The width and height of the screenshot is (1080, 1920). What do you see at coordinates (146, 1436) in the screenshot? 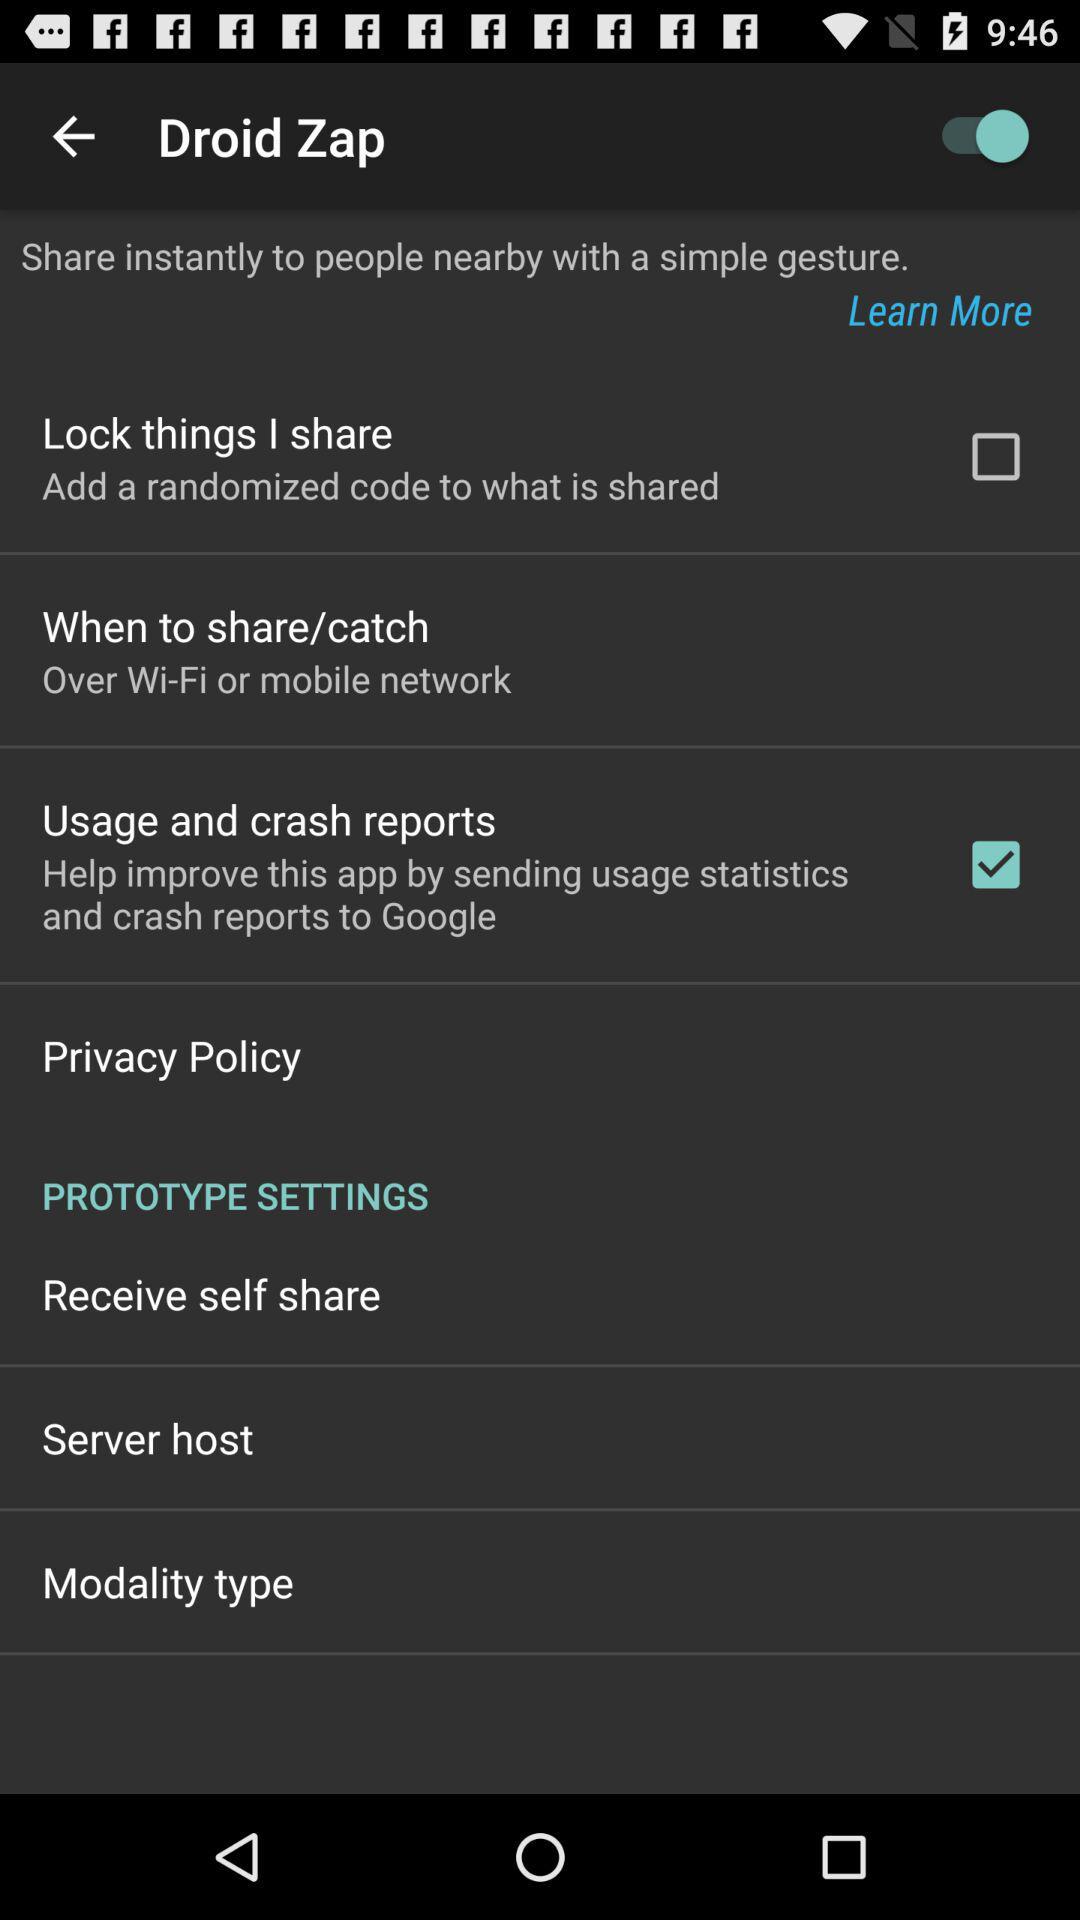
I see `the item above modality type icon` at bounding box center [146, 1436].